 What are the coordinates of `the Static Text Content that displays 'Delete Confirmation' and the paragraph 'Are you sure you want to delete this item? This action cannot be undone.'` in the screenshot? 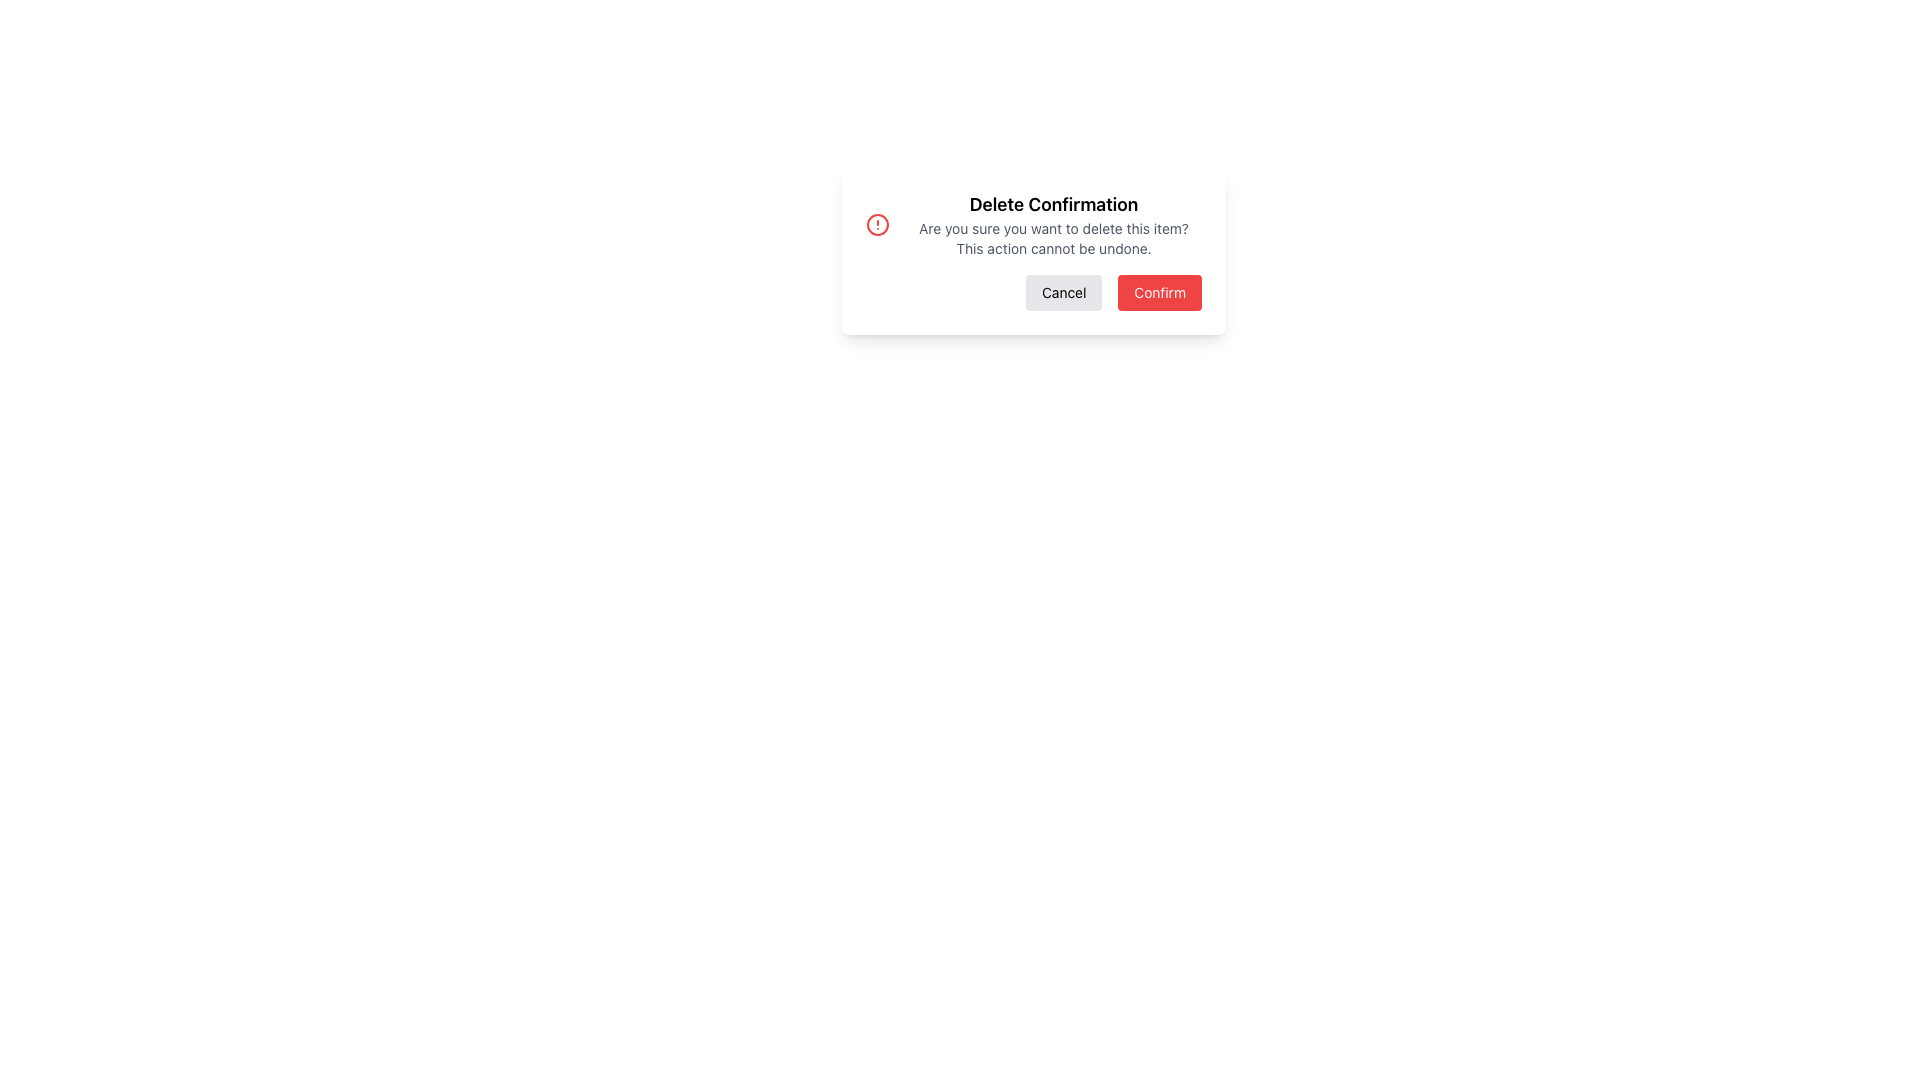 It's located at (1053, 224).